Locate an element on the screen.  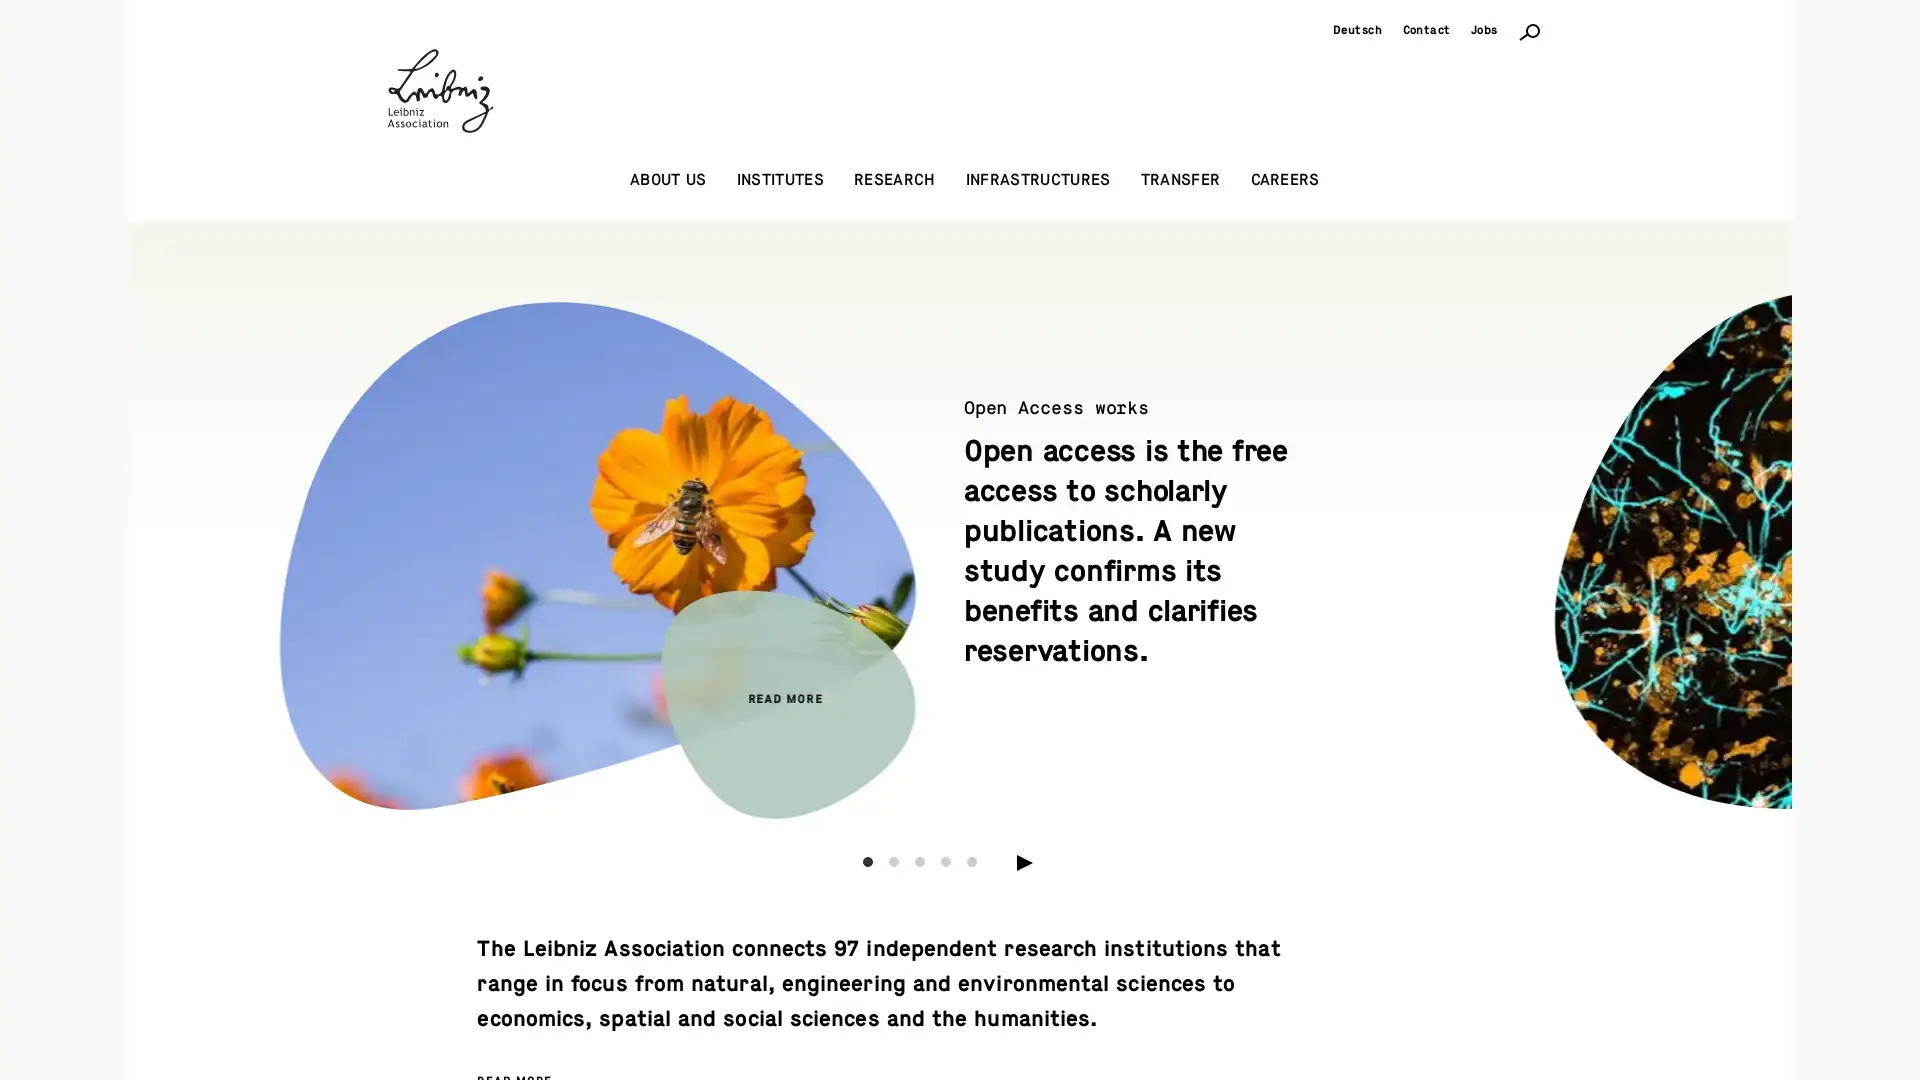
Next is located at coordinates (1633, 532).